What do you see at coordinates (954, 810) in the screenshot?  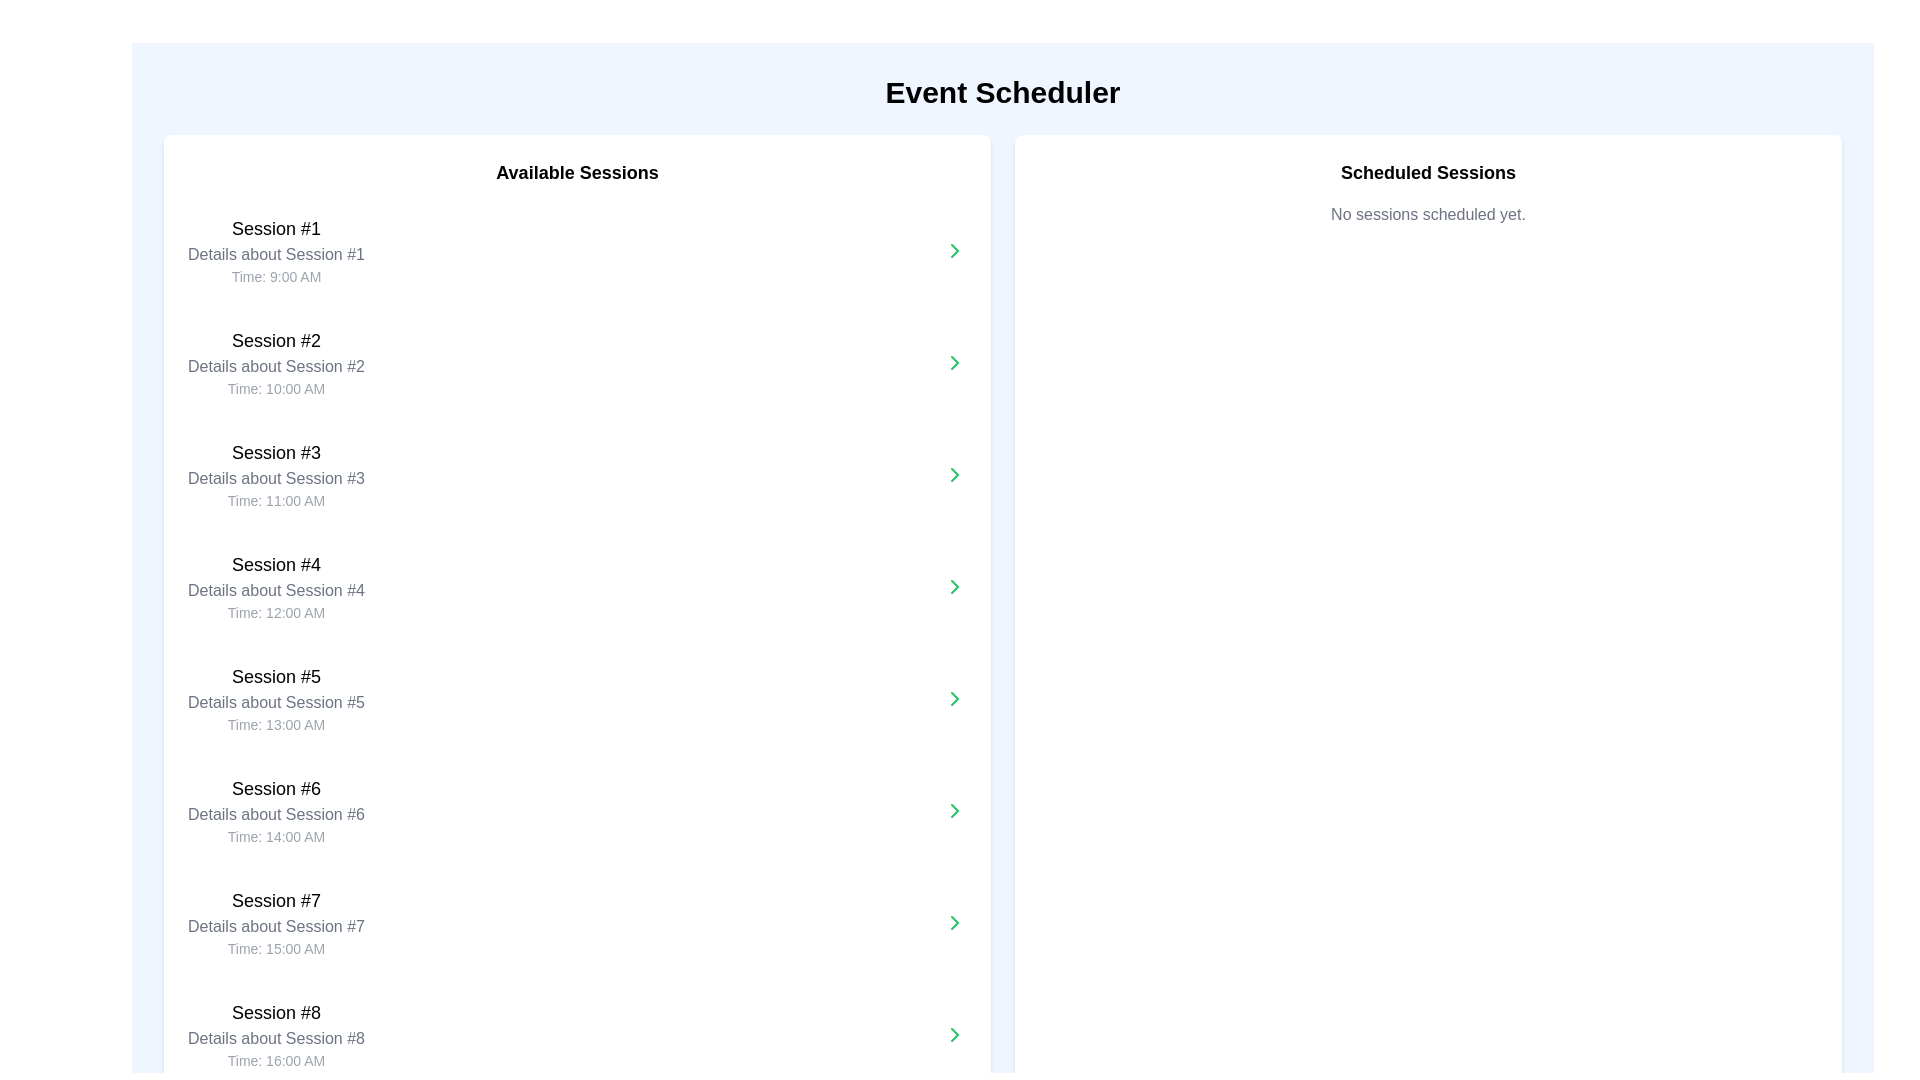 I see `the small right-facing arrow icon with a green border associated with 'Session #6' in the left panel labeled 'Available Sessions'` at bounding box center [954, 810].